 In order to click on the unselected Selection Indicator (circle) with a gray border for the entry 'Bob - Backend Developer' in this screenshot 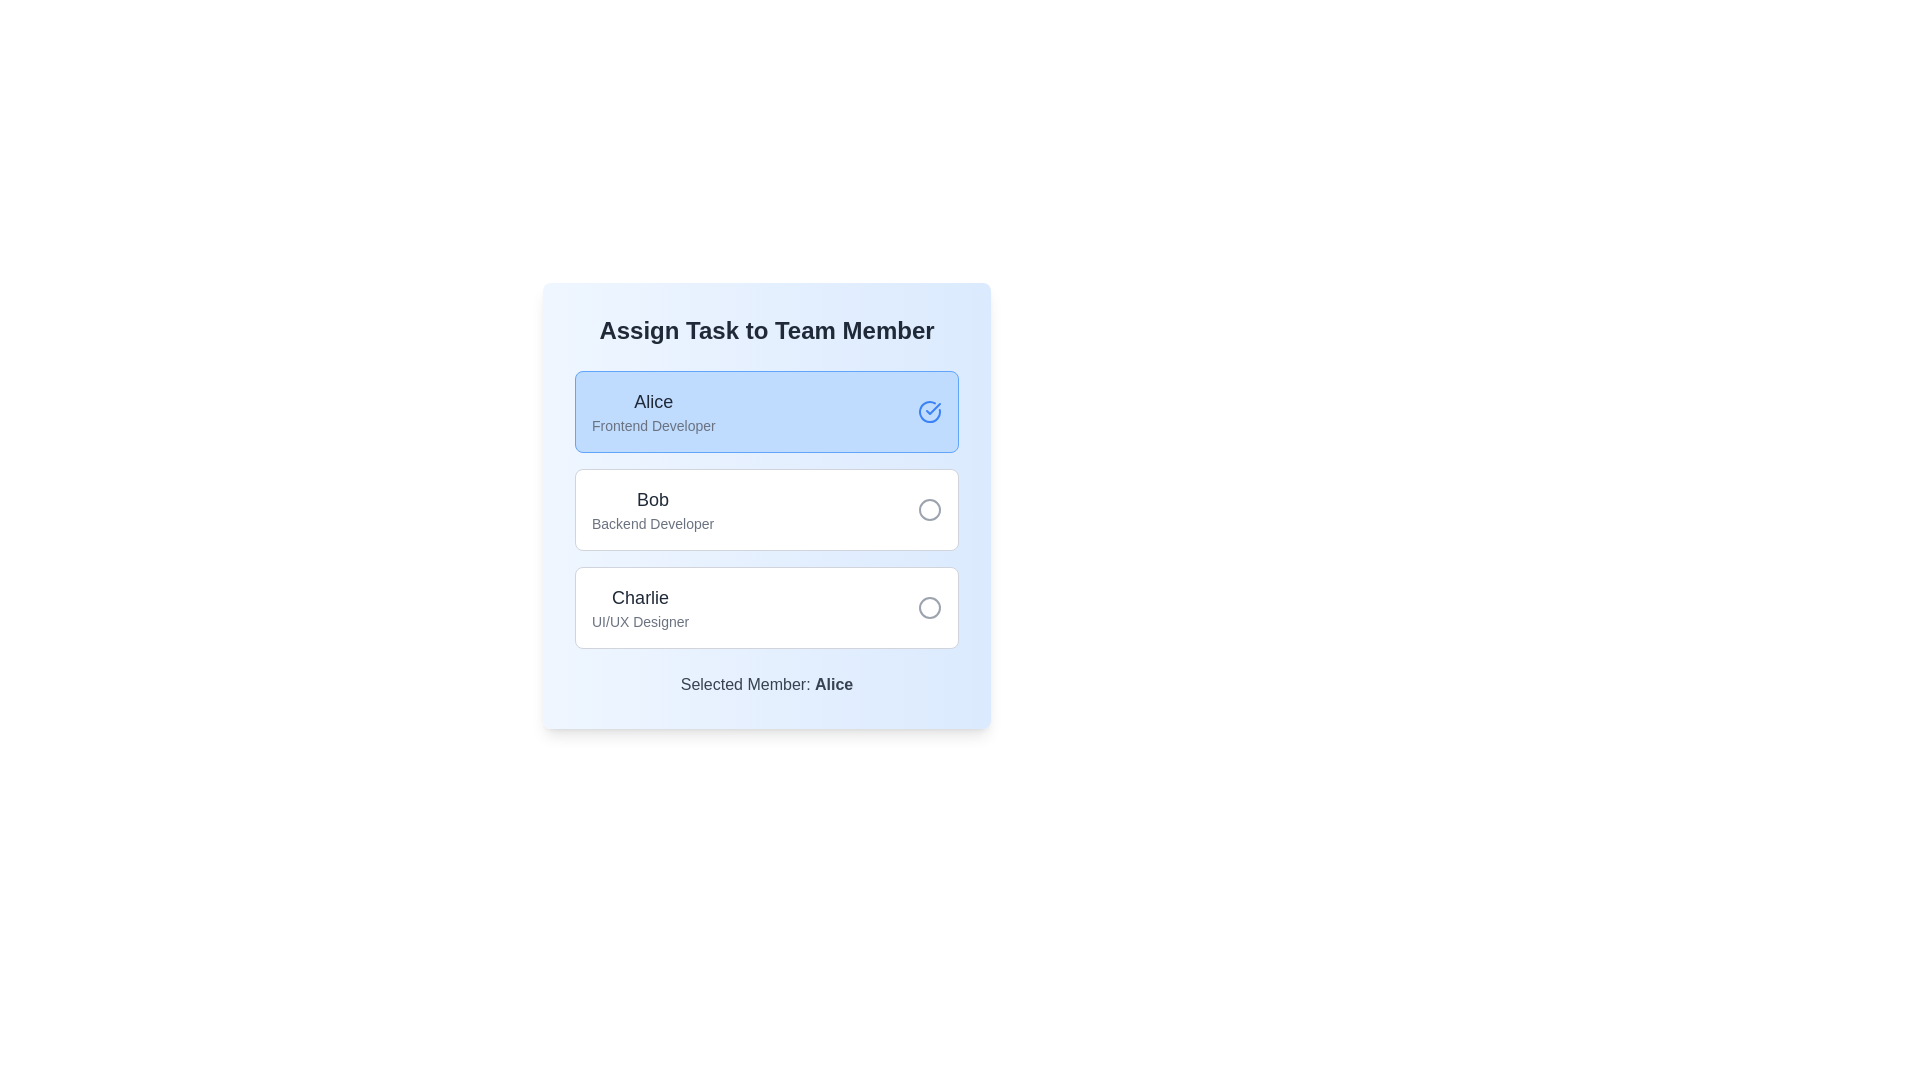, I will do `click(929, 508)`.